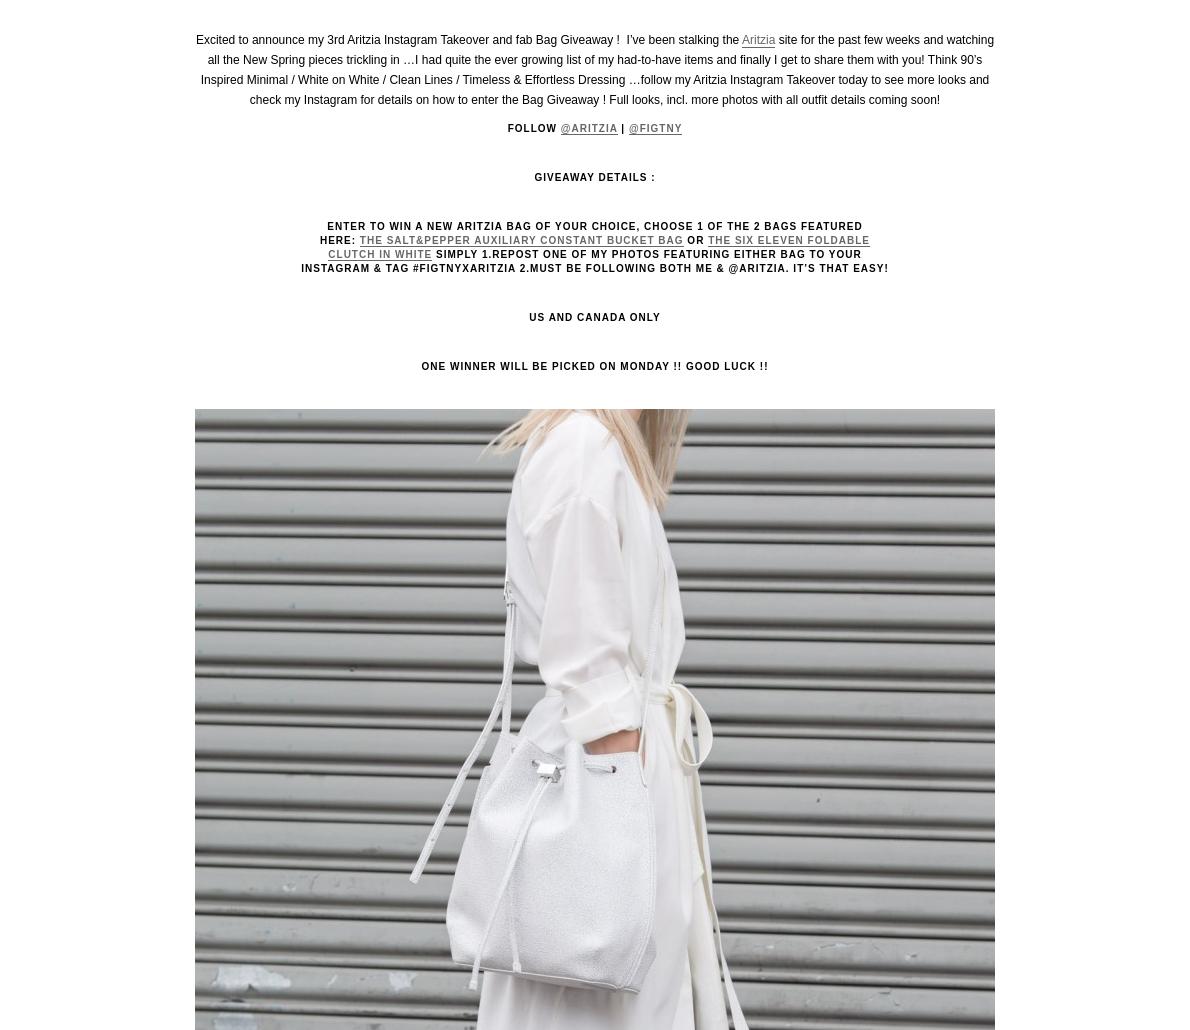 This screenshot has width=1190, height=1030. I want to click on 'Excited to announce my 3rd Aritzia Instagram Takeover and fab Bag Giveaway !  I’ve been stalking the', so click(194, 39).